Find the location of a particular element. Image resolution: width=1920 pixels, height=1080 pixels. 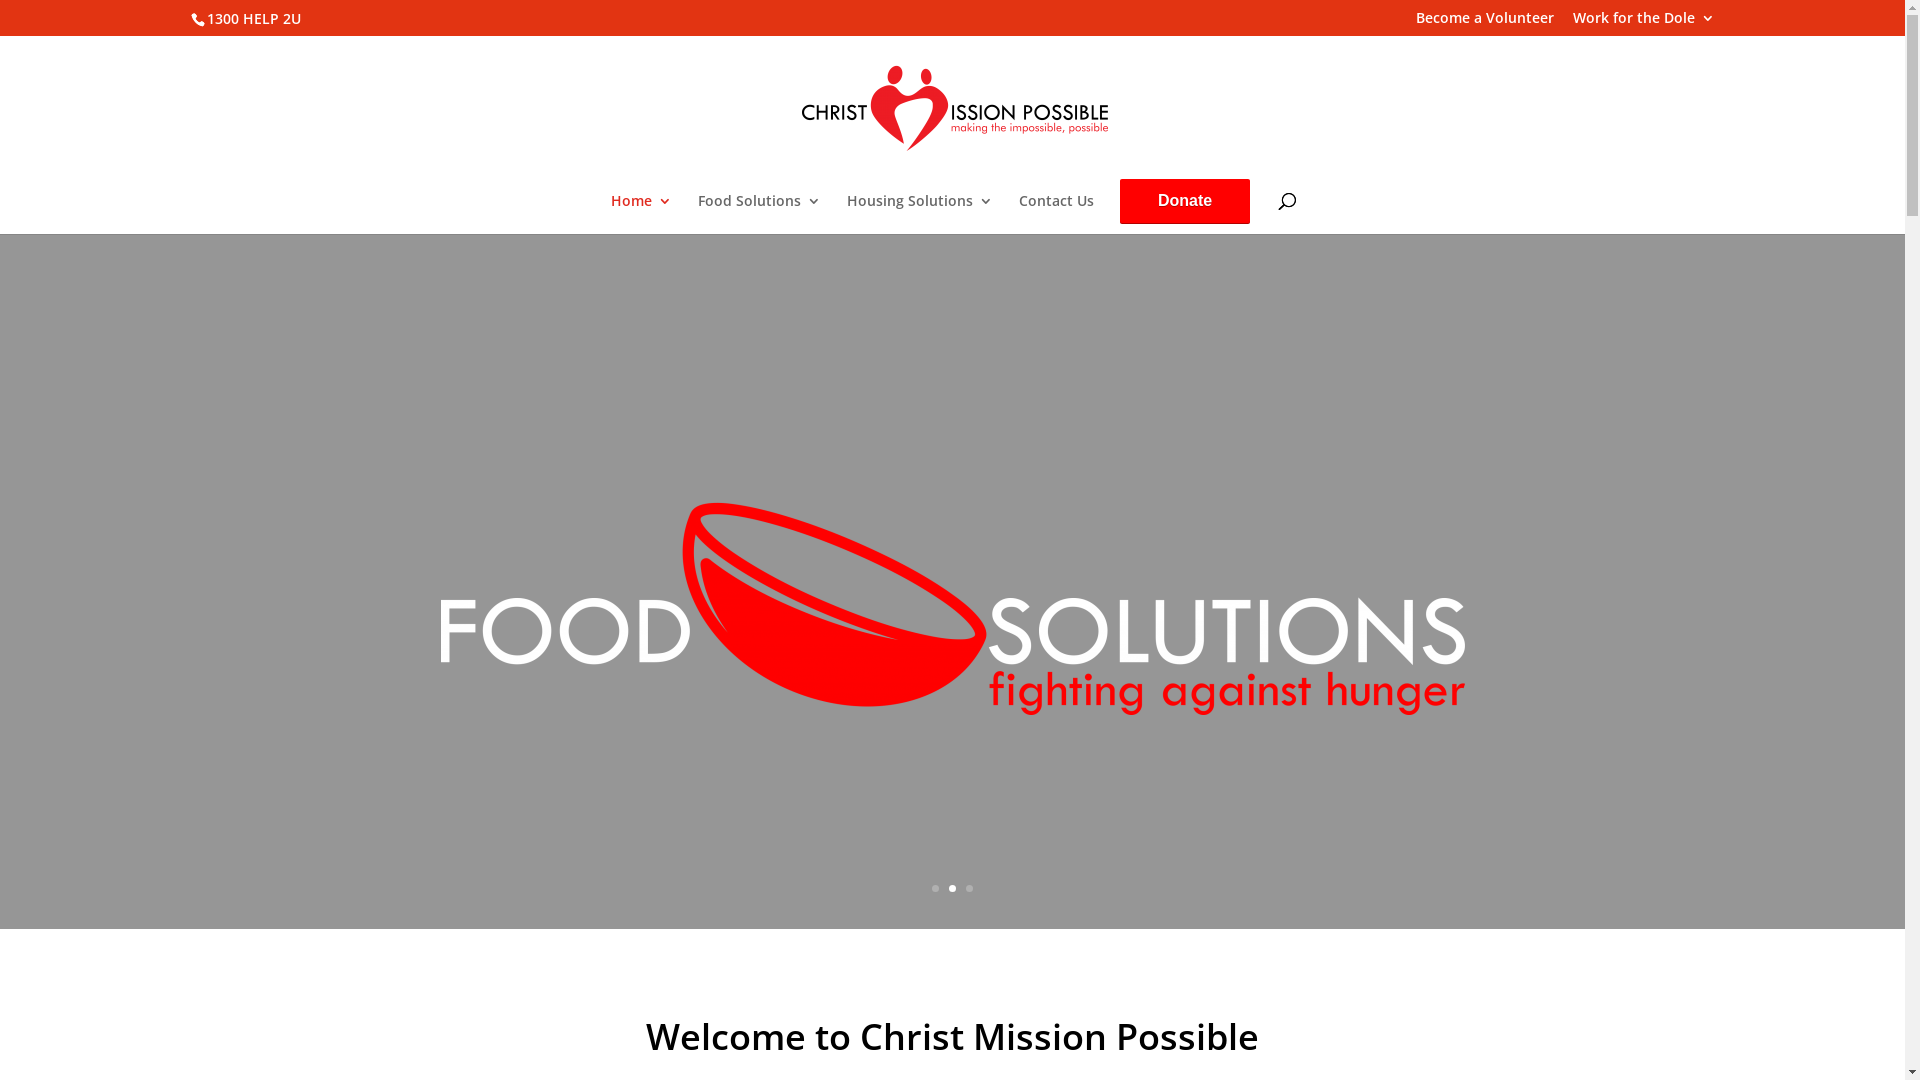

'3' is located at coordinates (965, 887).